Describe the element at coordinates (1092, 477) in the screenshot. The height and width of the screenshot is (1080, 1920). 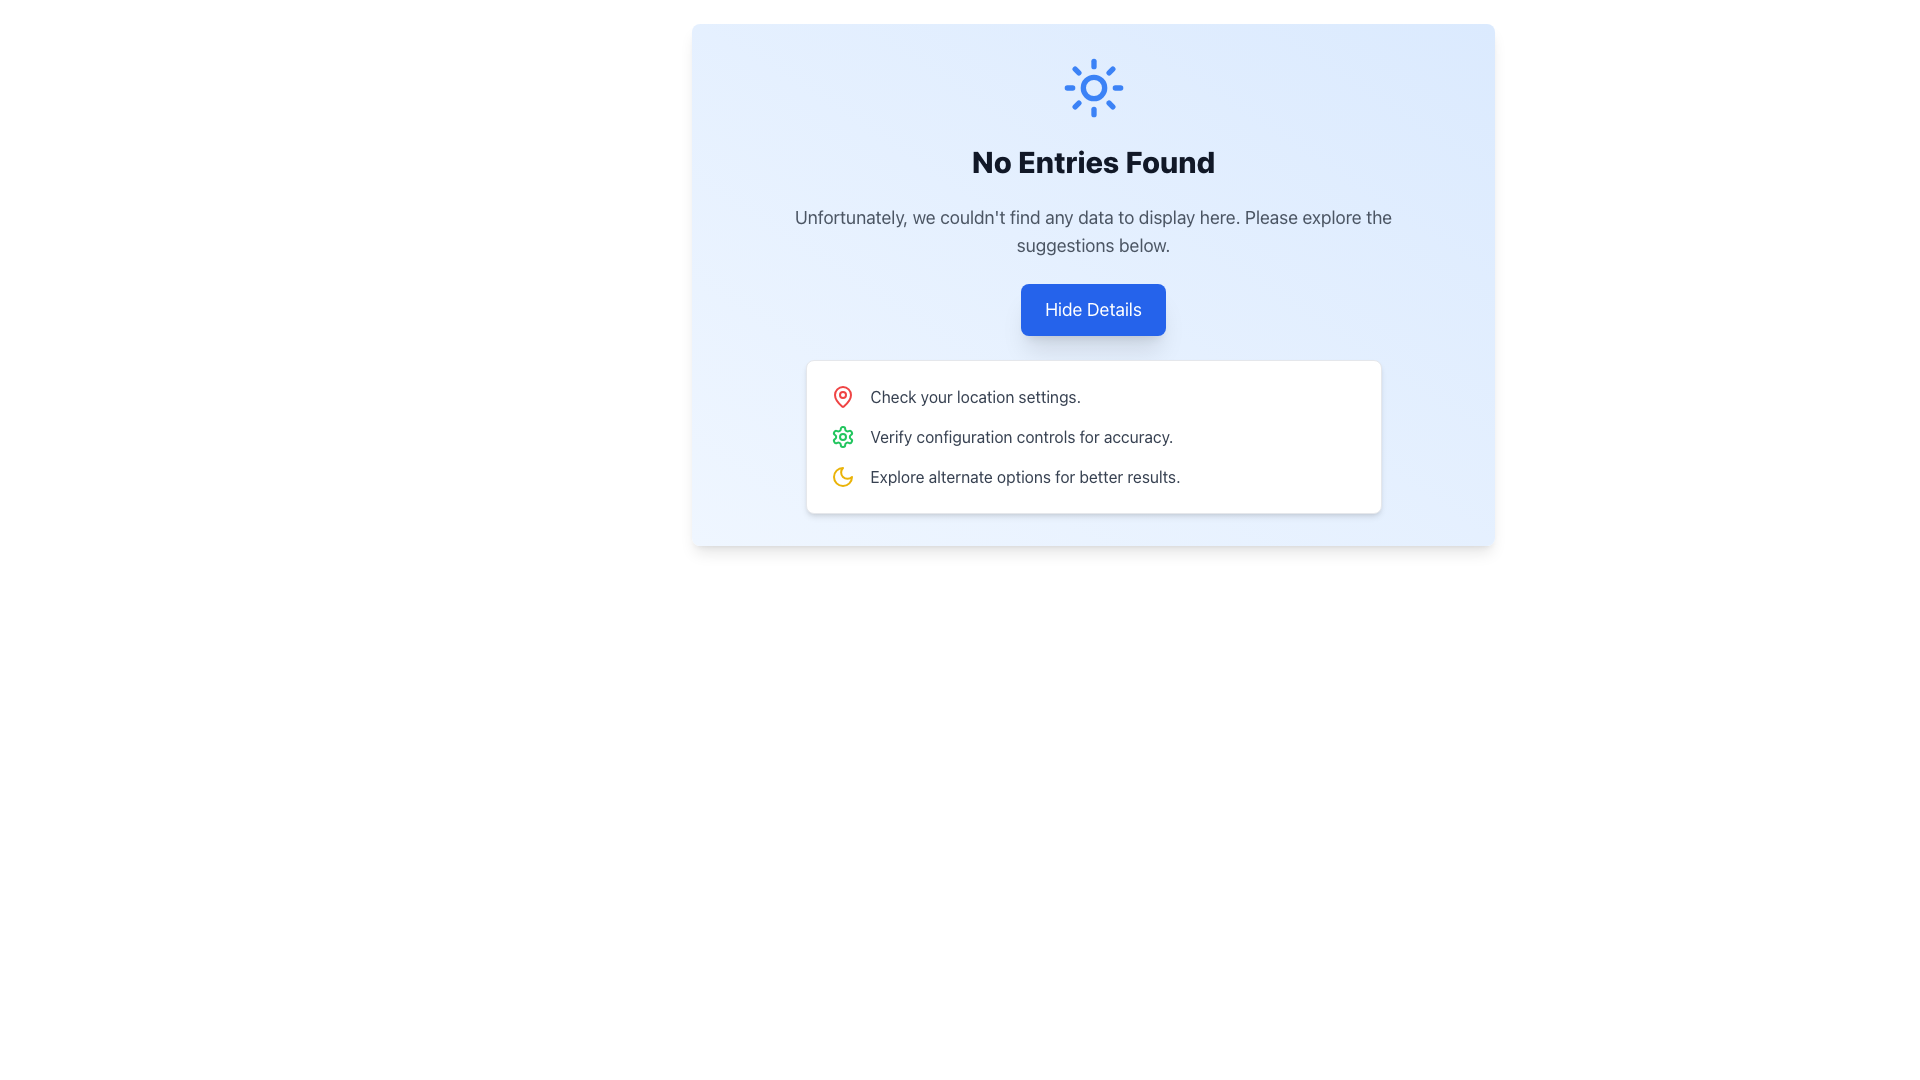
I see `the label with a yellow crescent moon icon and the text 'Explore alternate options for better results.' positioned below the 'Verify configuration controls for accuracy.' item` at that location.